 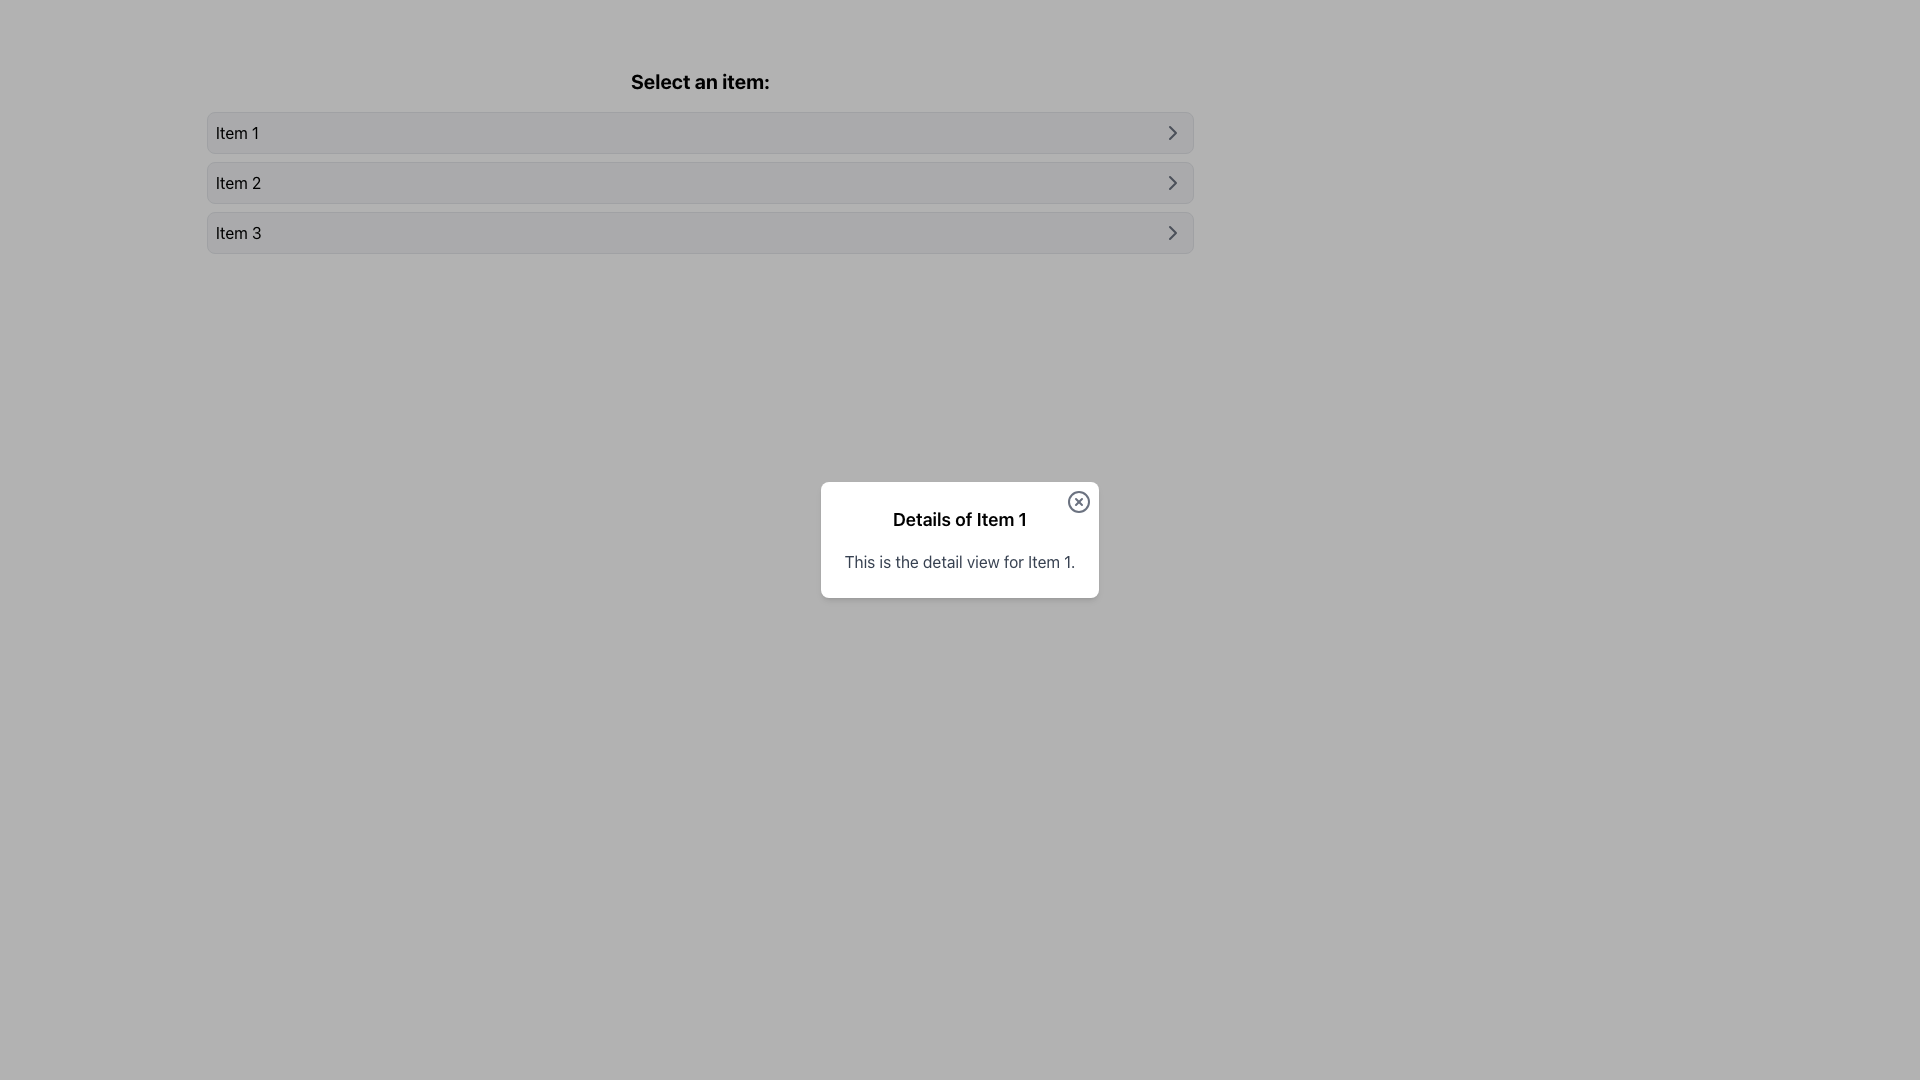 I want to click on the close button located at the top-right corner of the modal titled 'Details of Item 1' to change its color, so click(x=1078, y=500).